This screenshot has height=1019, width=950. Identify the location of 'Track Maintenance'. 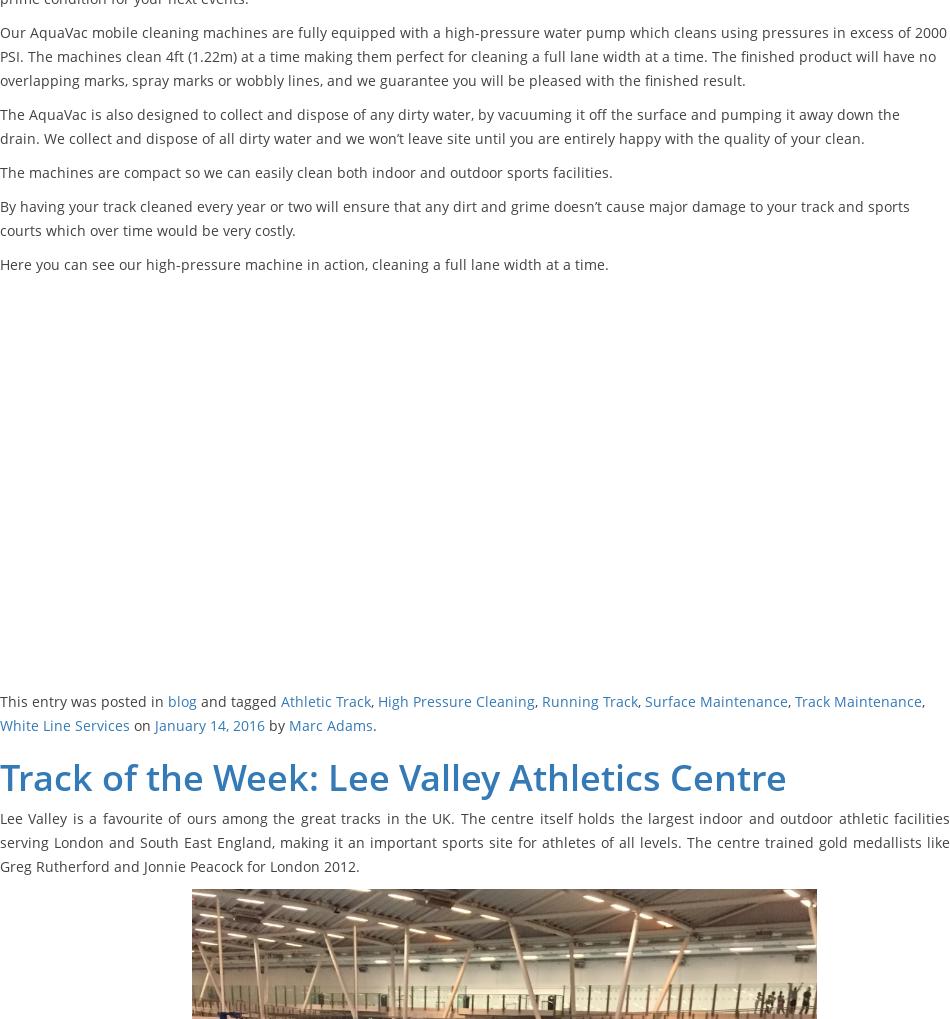
(857, 700).